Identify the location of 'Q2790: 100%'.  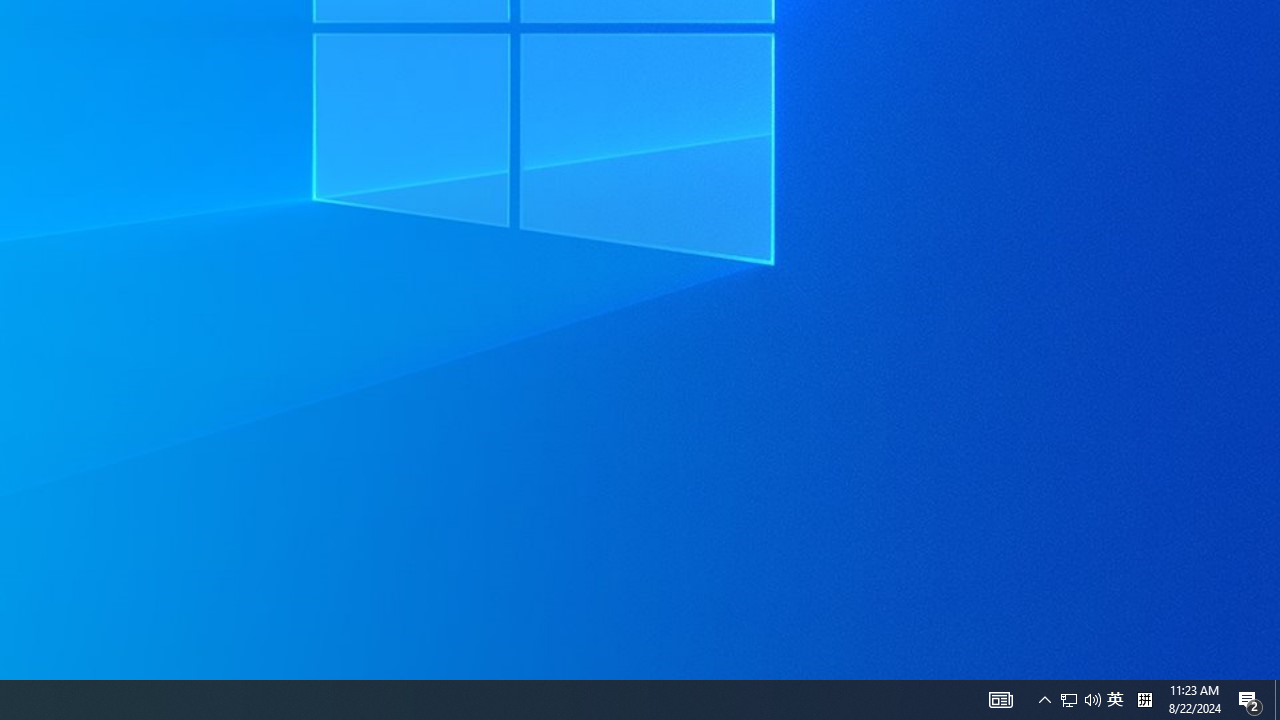
(1092, 698).